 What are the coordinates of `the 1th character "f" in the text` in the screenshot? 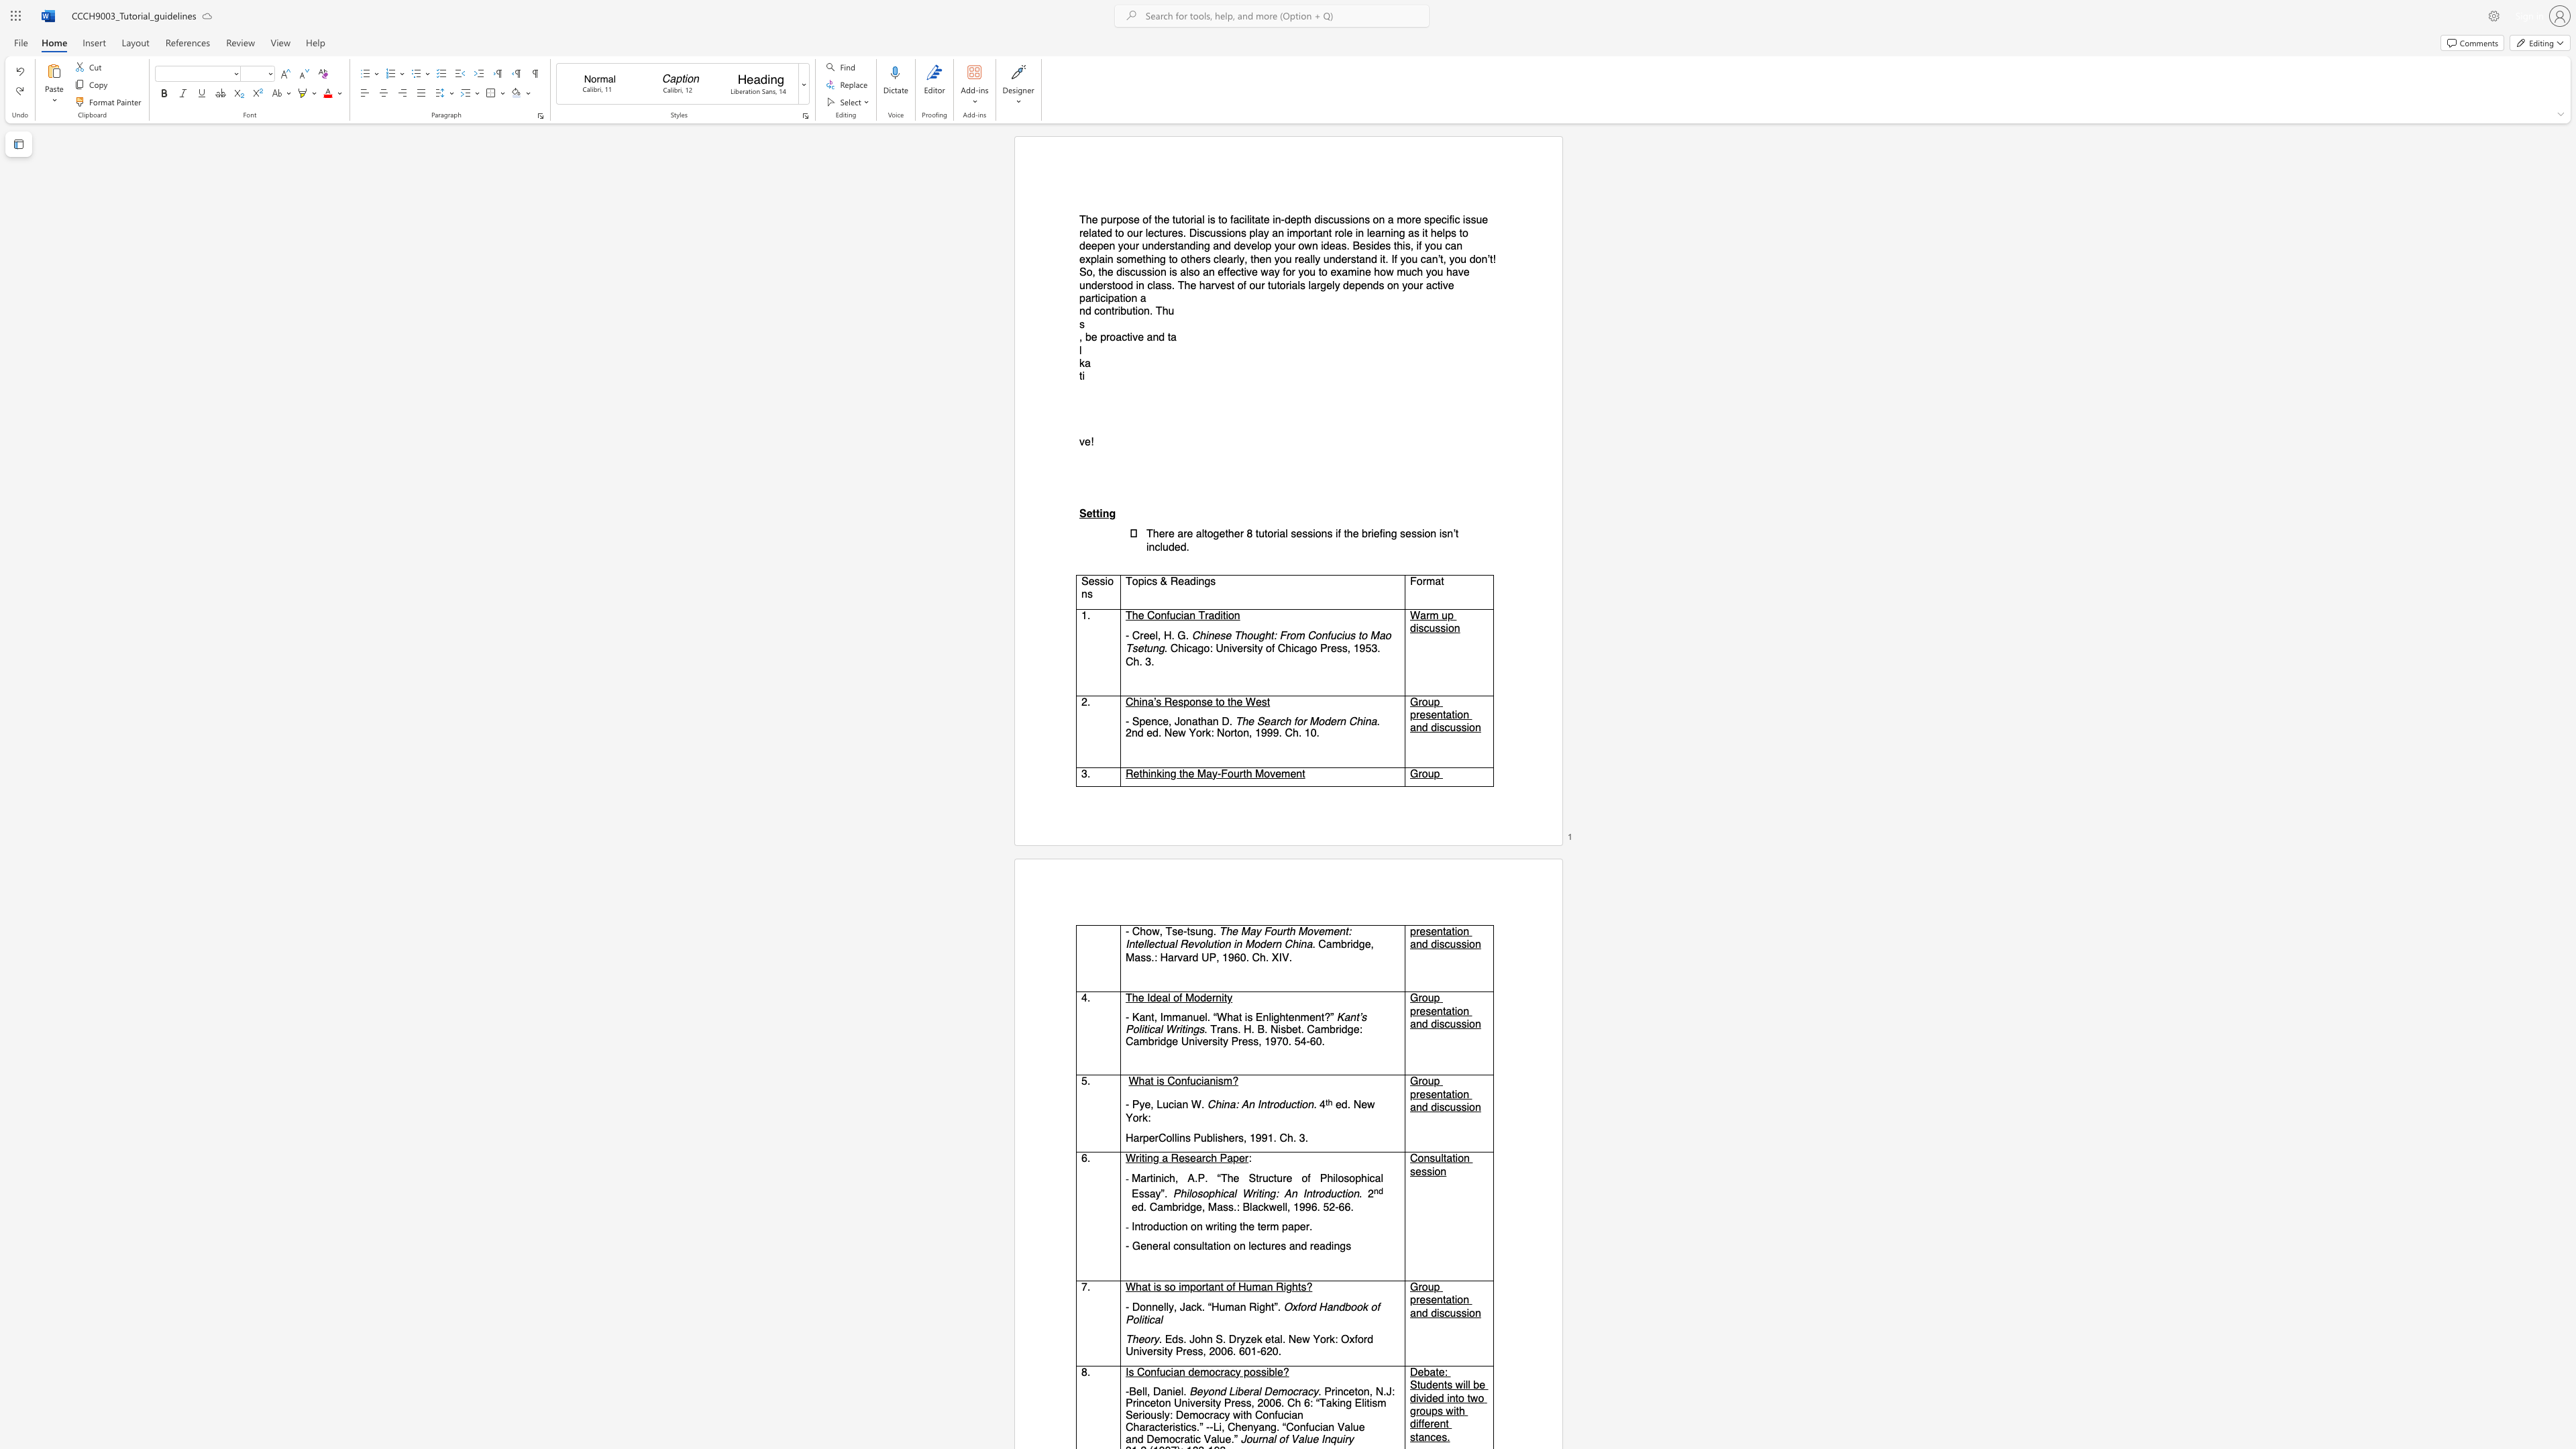 It's located at (1167, 614).